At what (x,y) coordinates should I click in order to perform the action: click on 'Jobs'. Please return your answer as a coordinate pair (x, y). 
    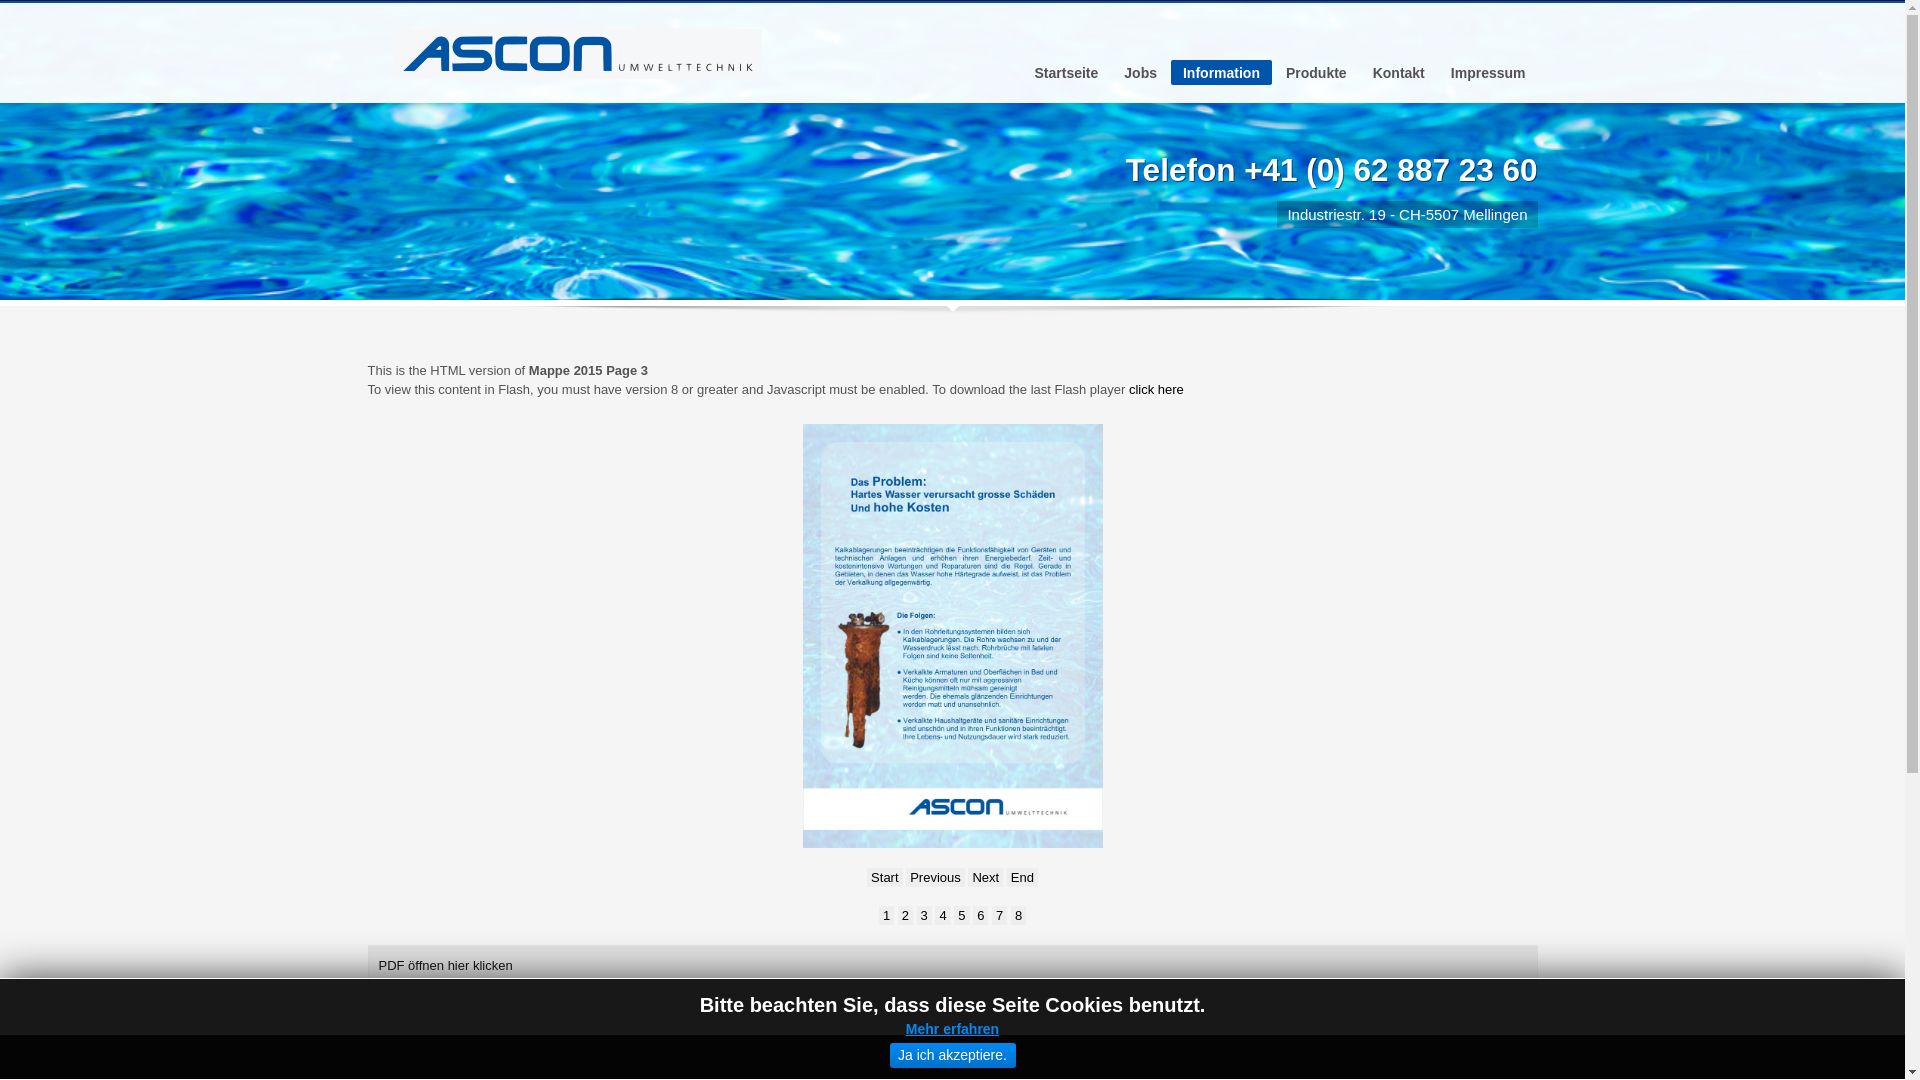
    Looking at the image, I should click on (1140, 72).